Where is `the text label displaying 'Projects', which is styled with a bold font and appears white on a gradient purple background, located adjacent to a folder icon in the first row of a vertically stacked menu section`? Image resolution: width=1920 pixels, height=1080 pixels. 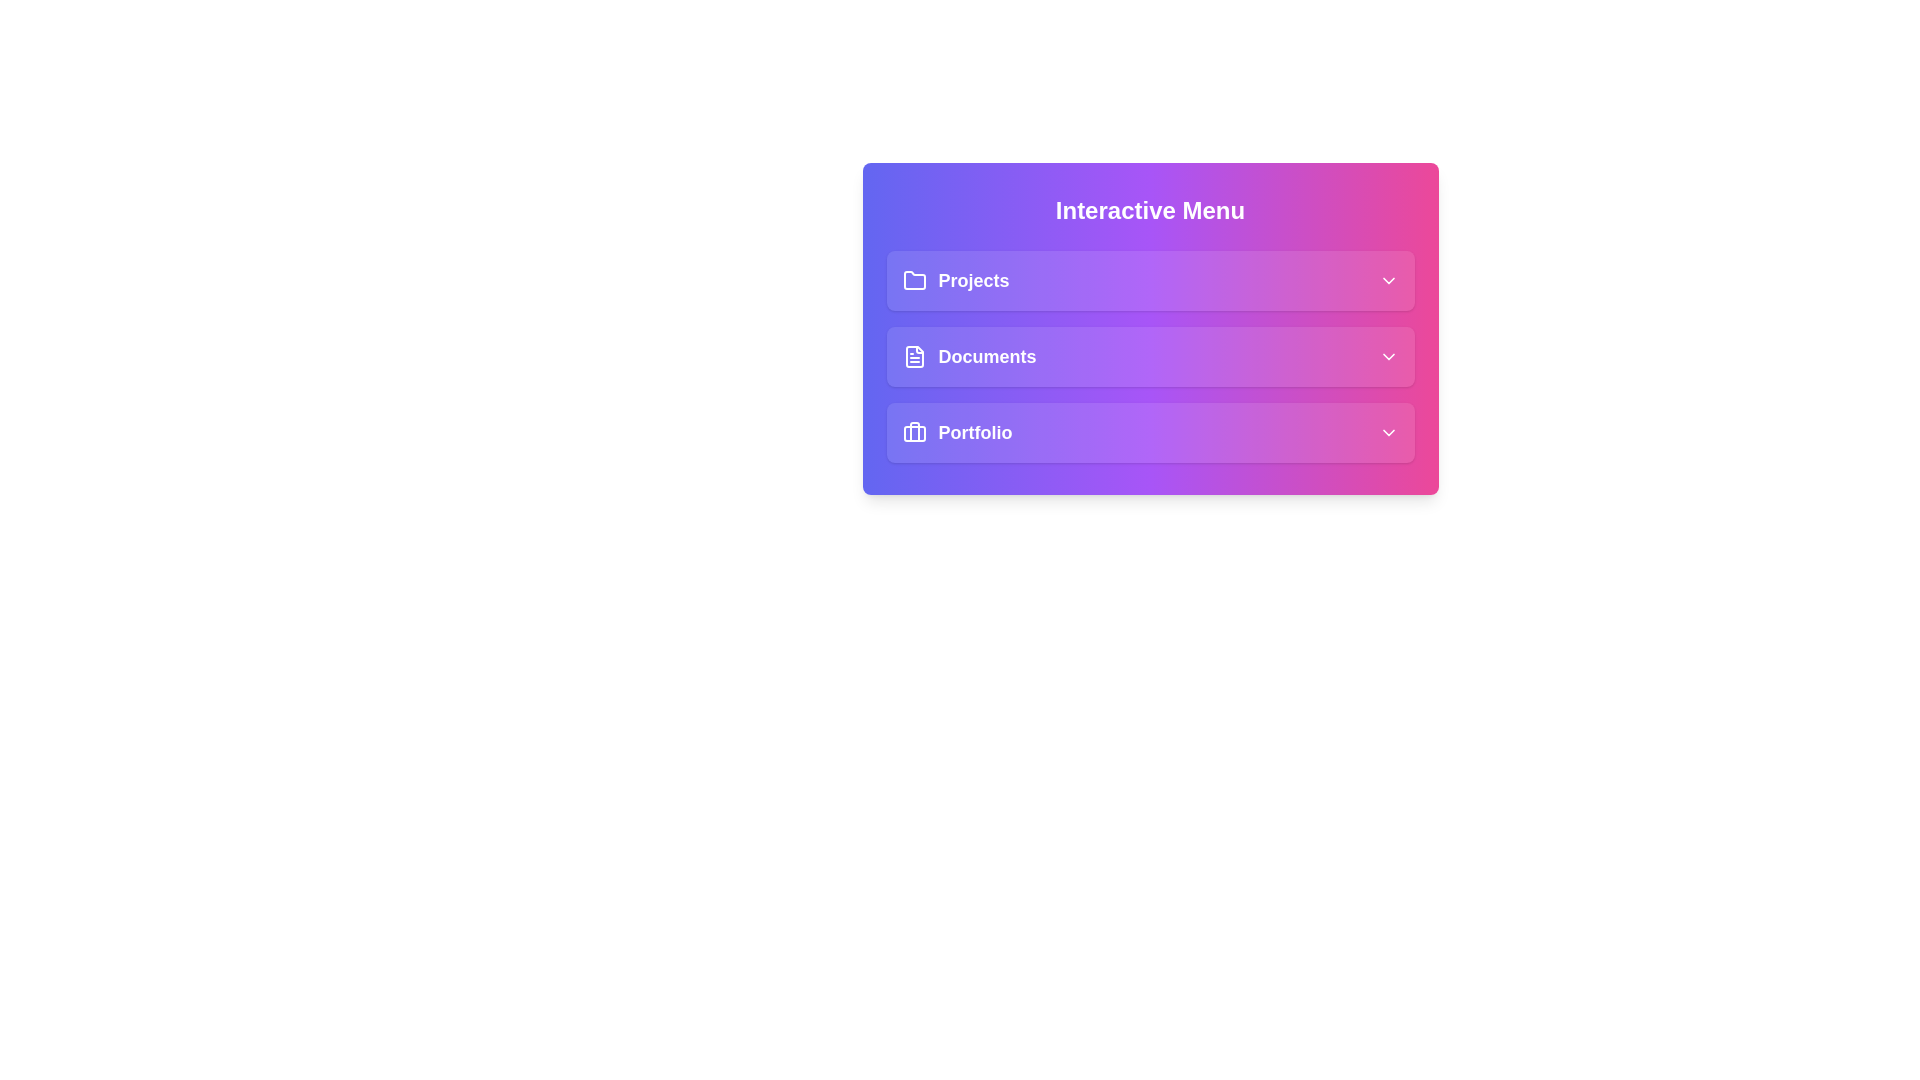 the text label displaying 'Projects', which is styled with a bold font and appears white on a gradient purple background, located adjacent to a folder icon in the first row of a vertically stacked menu section is located at coordinates (974, 281).